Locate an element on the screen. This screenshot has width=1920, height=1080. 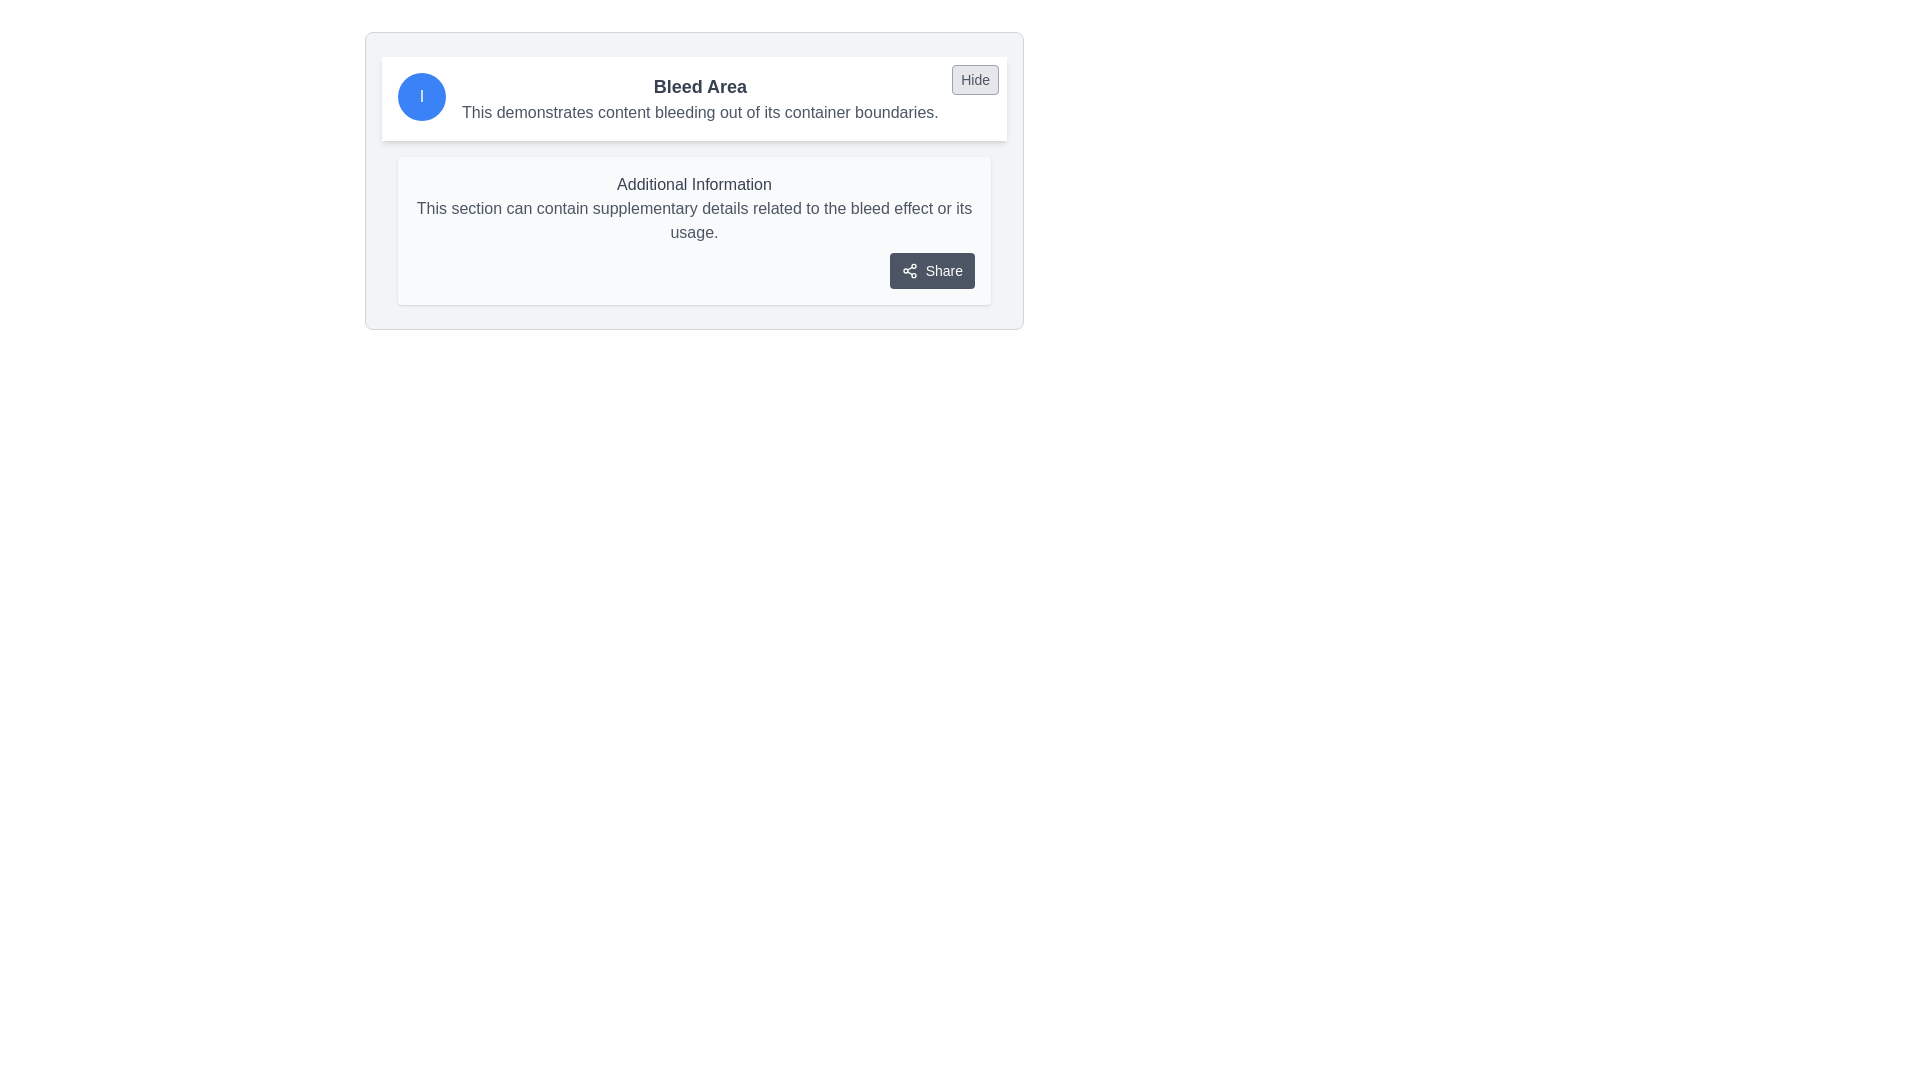
the 'Share' button which contains the 'Share' icon located in the lower-right section of the panel is located at coordinates (908, 270).